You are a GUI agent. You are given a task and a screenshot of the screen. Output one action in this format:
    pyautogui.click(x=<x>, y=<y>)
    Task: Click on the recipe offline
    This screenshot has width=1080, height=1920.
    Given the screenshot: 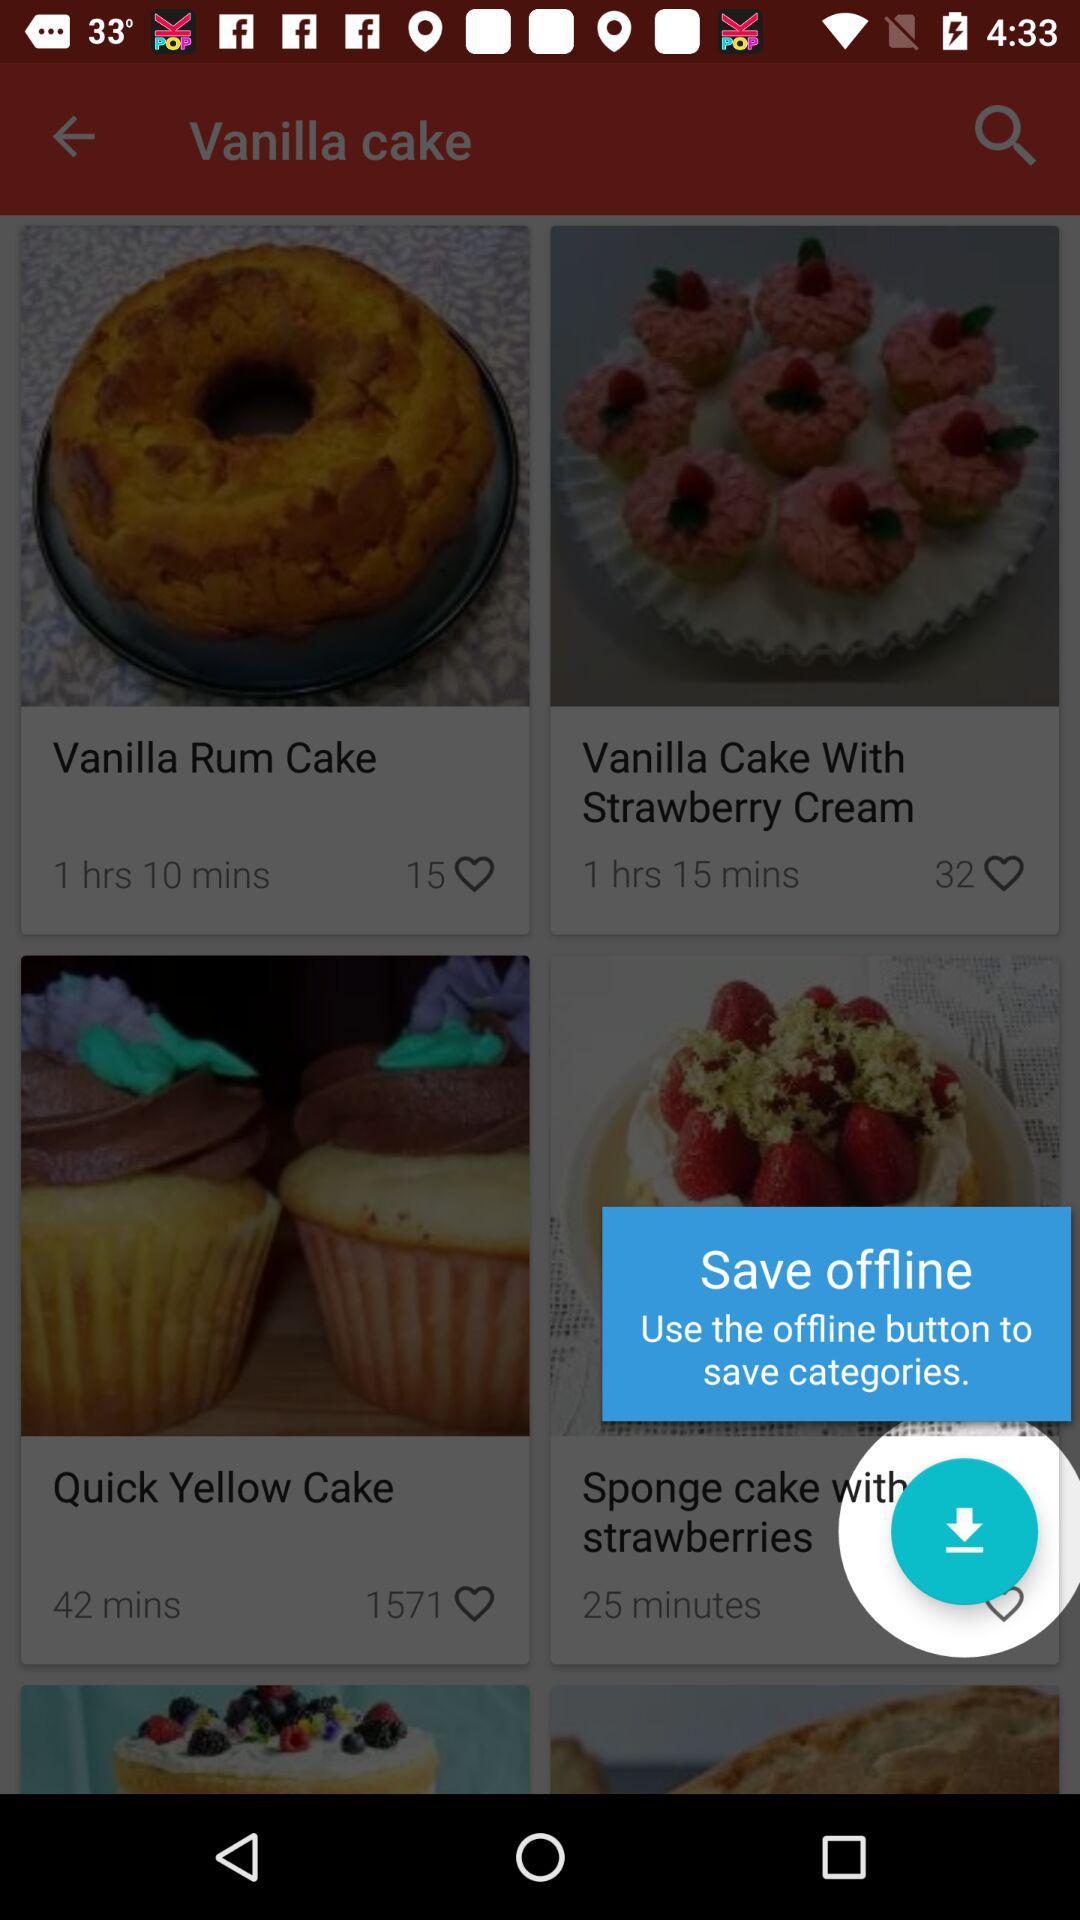 What is the action you would take?
    pyautogui.click(x=963, y=1530)
    